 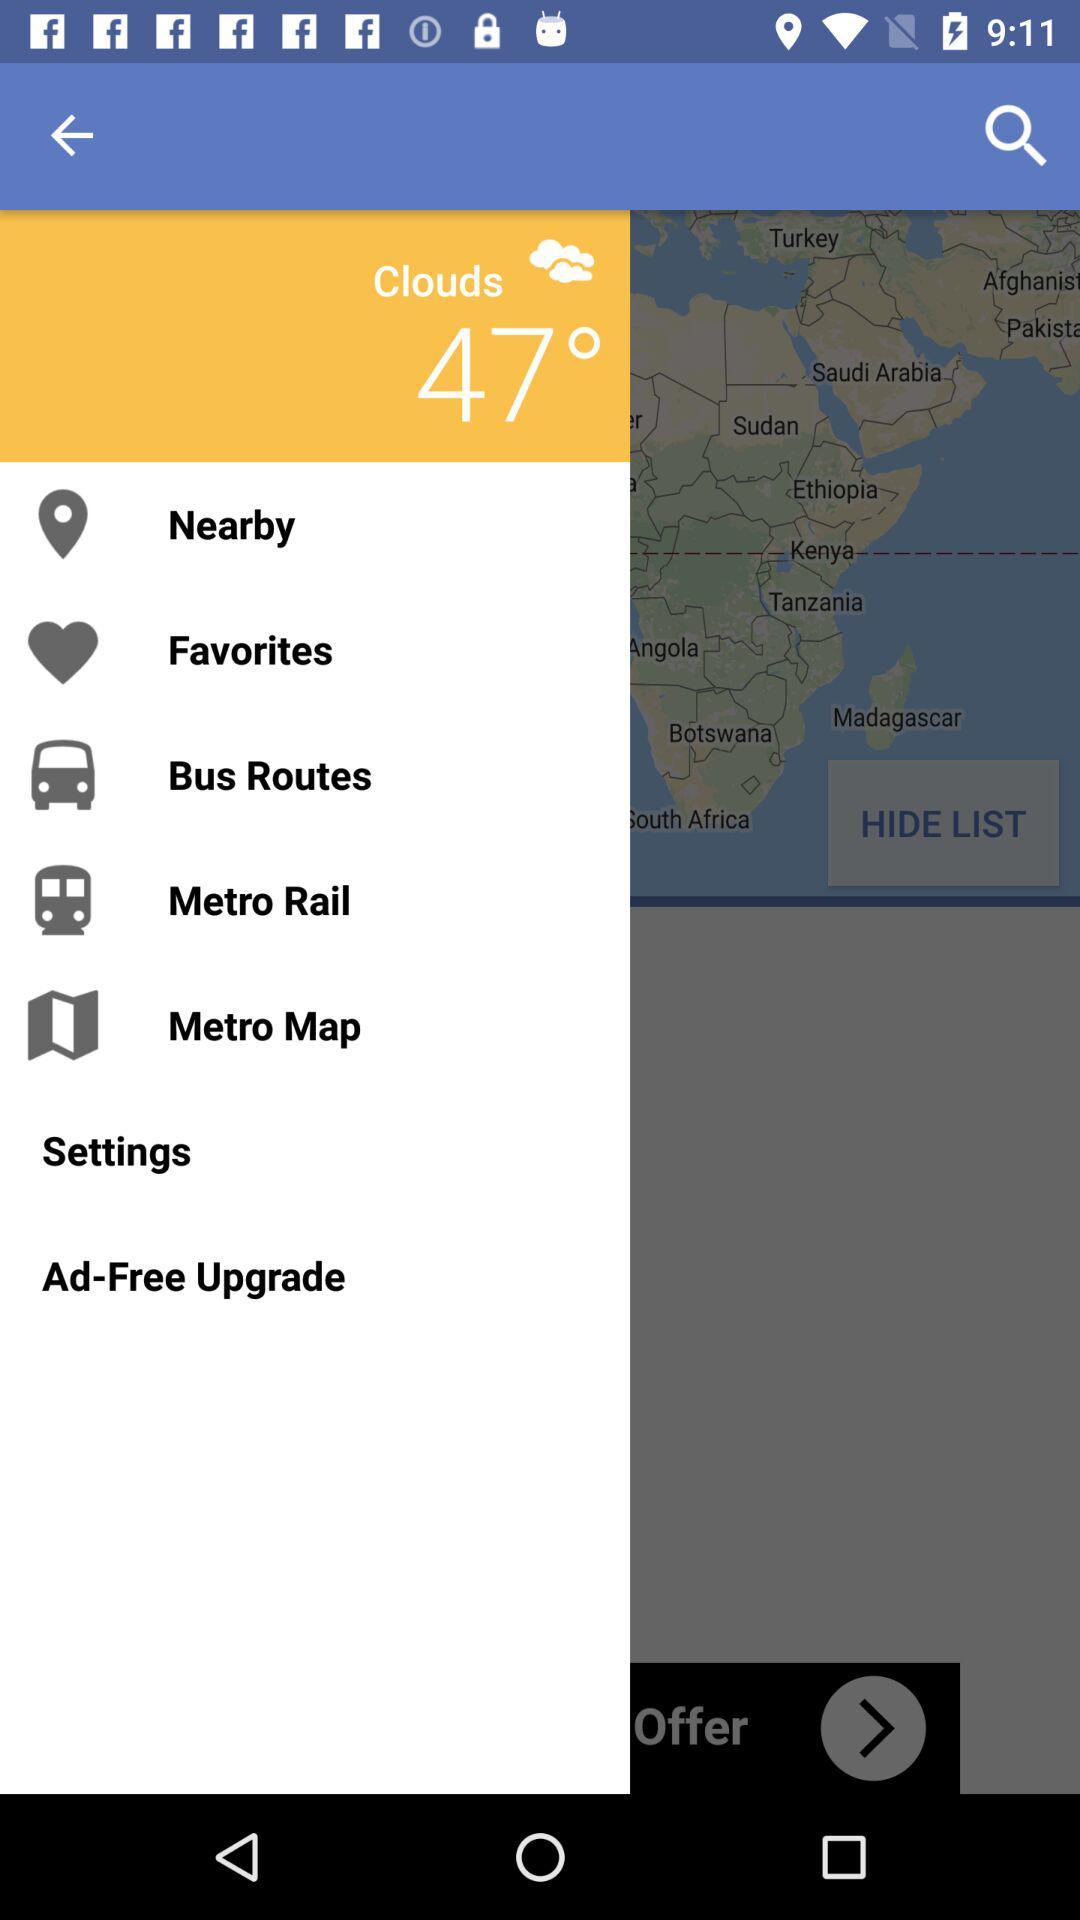 I want to click on item to the right of clouds icon, so click(x=561, y=259).